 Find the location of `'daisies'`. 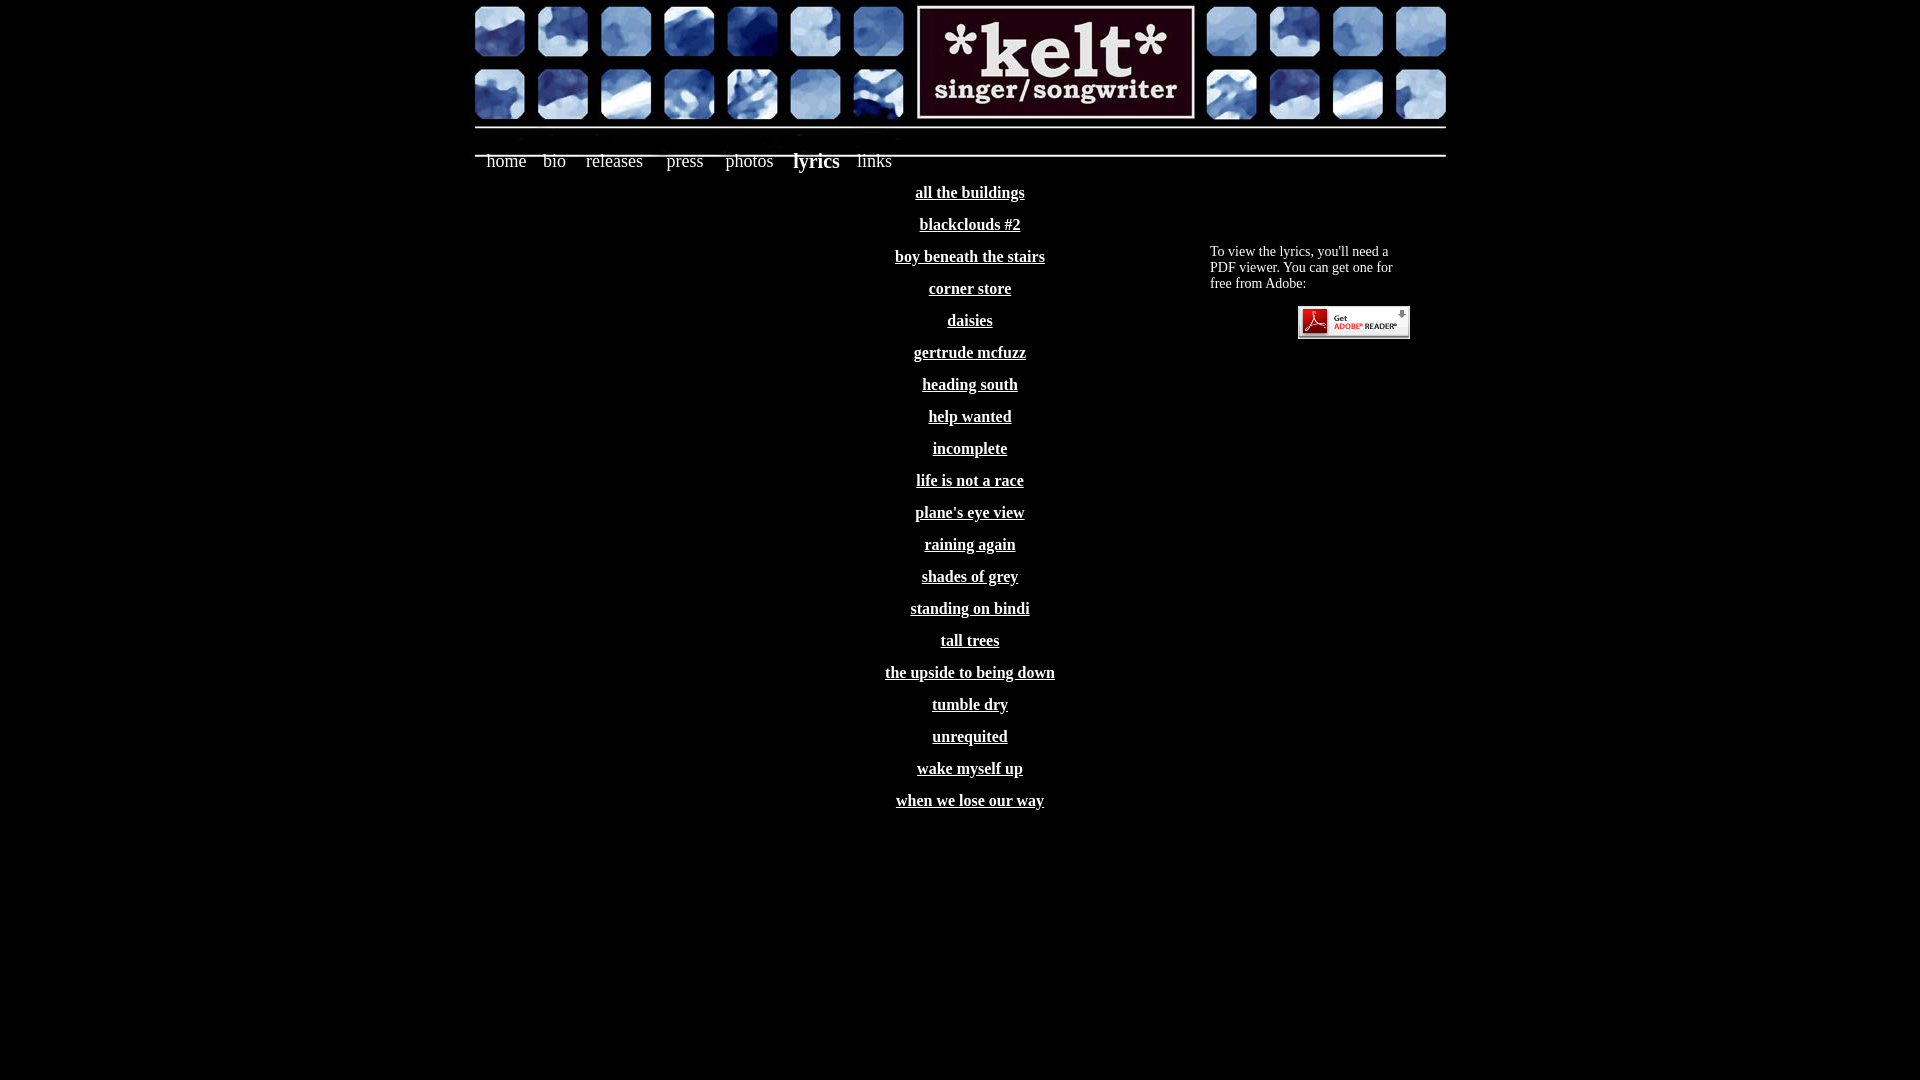

'daisies' is located at coordinates (969, 319).